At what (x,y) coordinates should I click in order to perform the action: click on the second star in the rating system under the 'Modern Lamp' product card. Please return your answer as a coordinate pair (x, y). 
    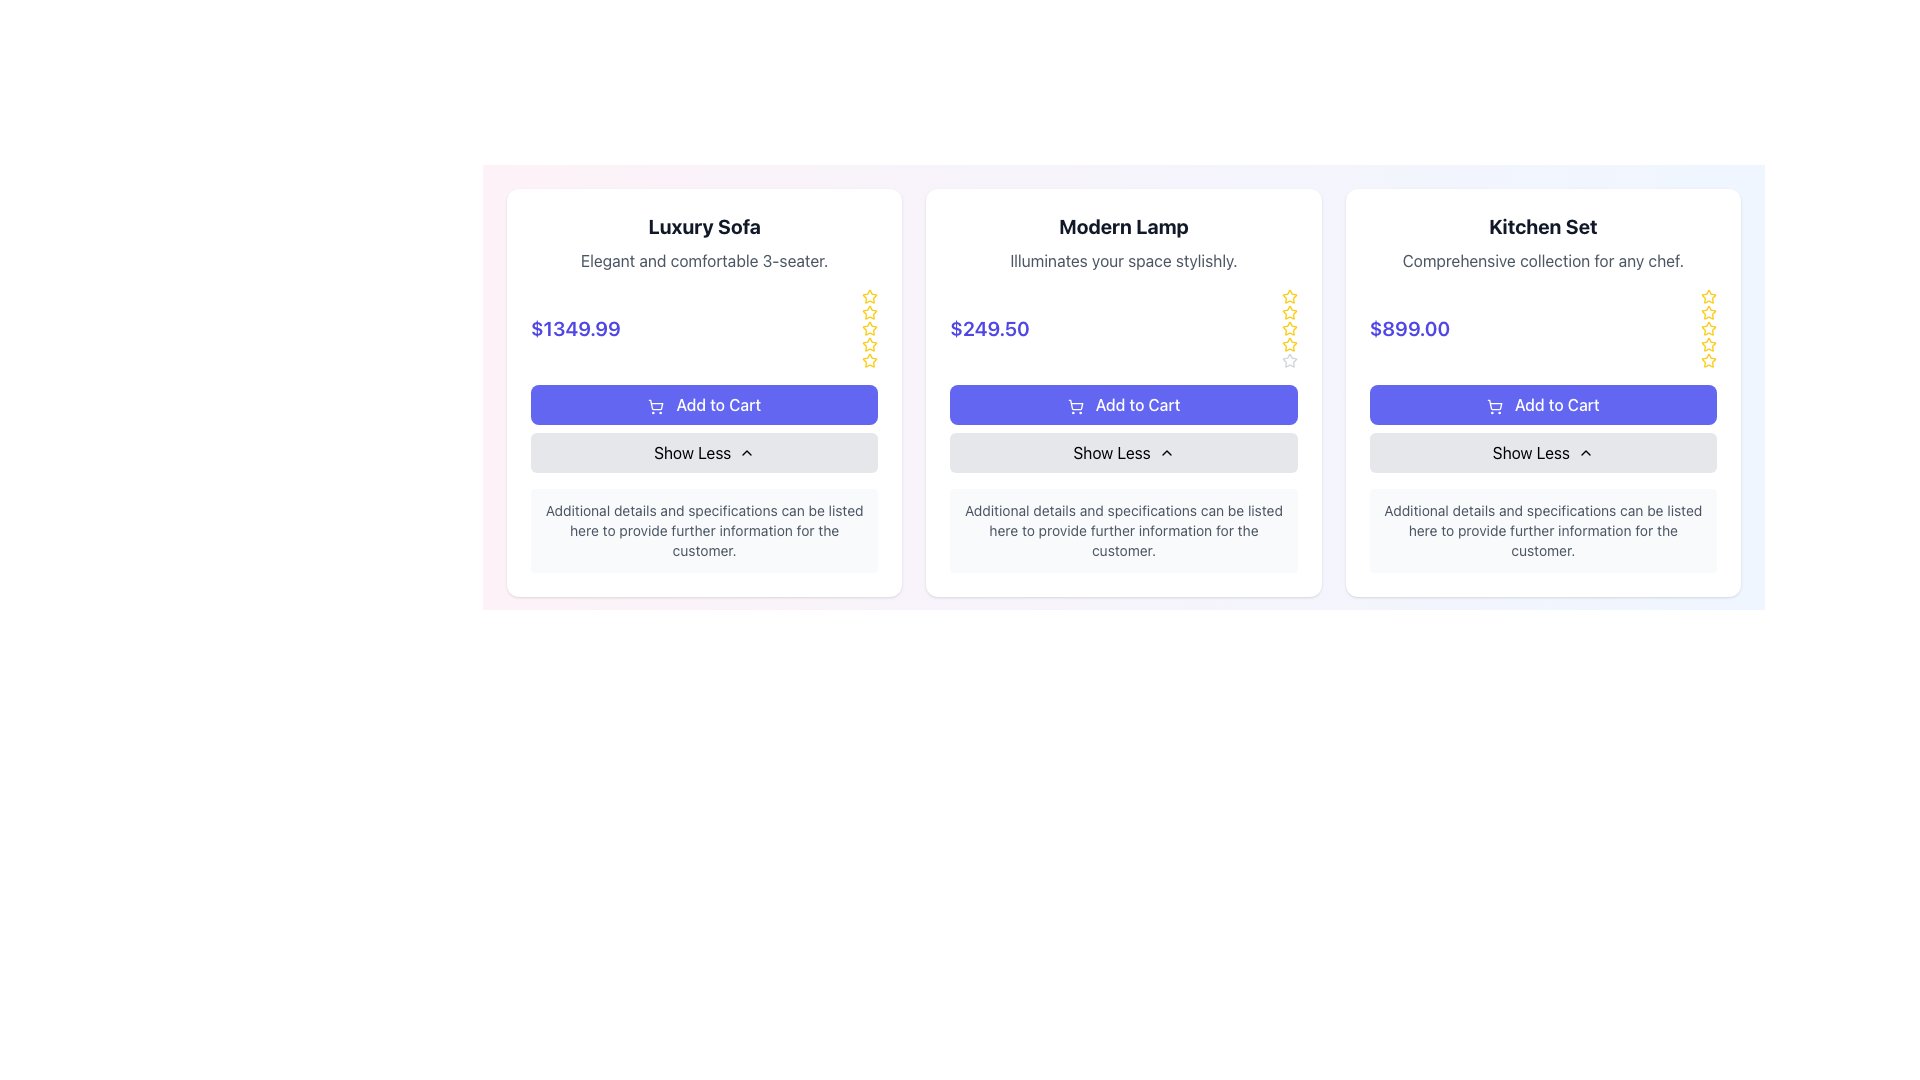
    Looking at the image, I should click on (1289, 326).